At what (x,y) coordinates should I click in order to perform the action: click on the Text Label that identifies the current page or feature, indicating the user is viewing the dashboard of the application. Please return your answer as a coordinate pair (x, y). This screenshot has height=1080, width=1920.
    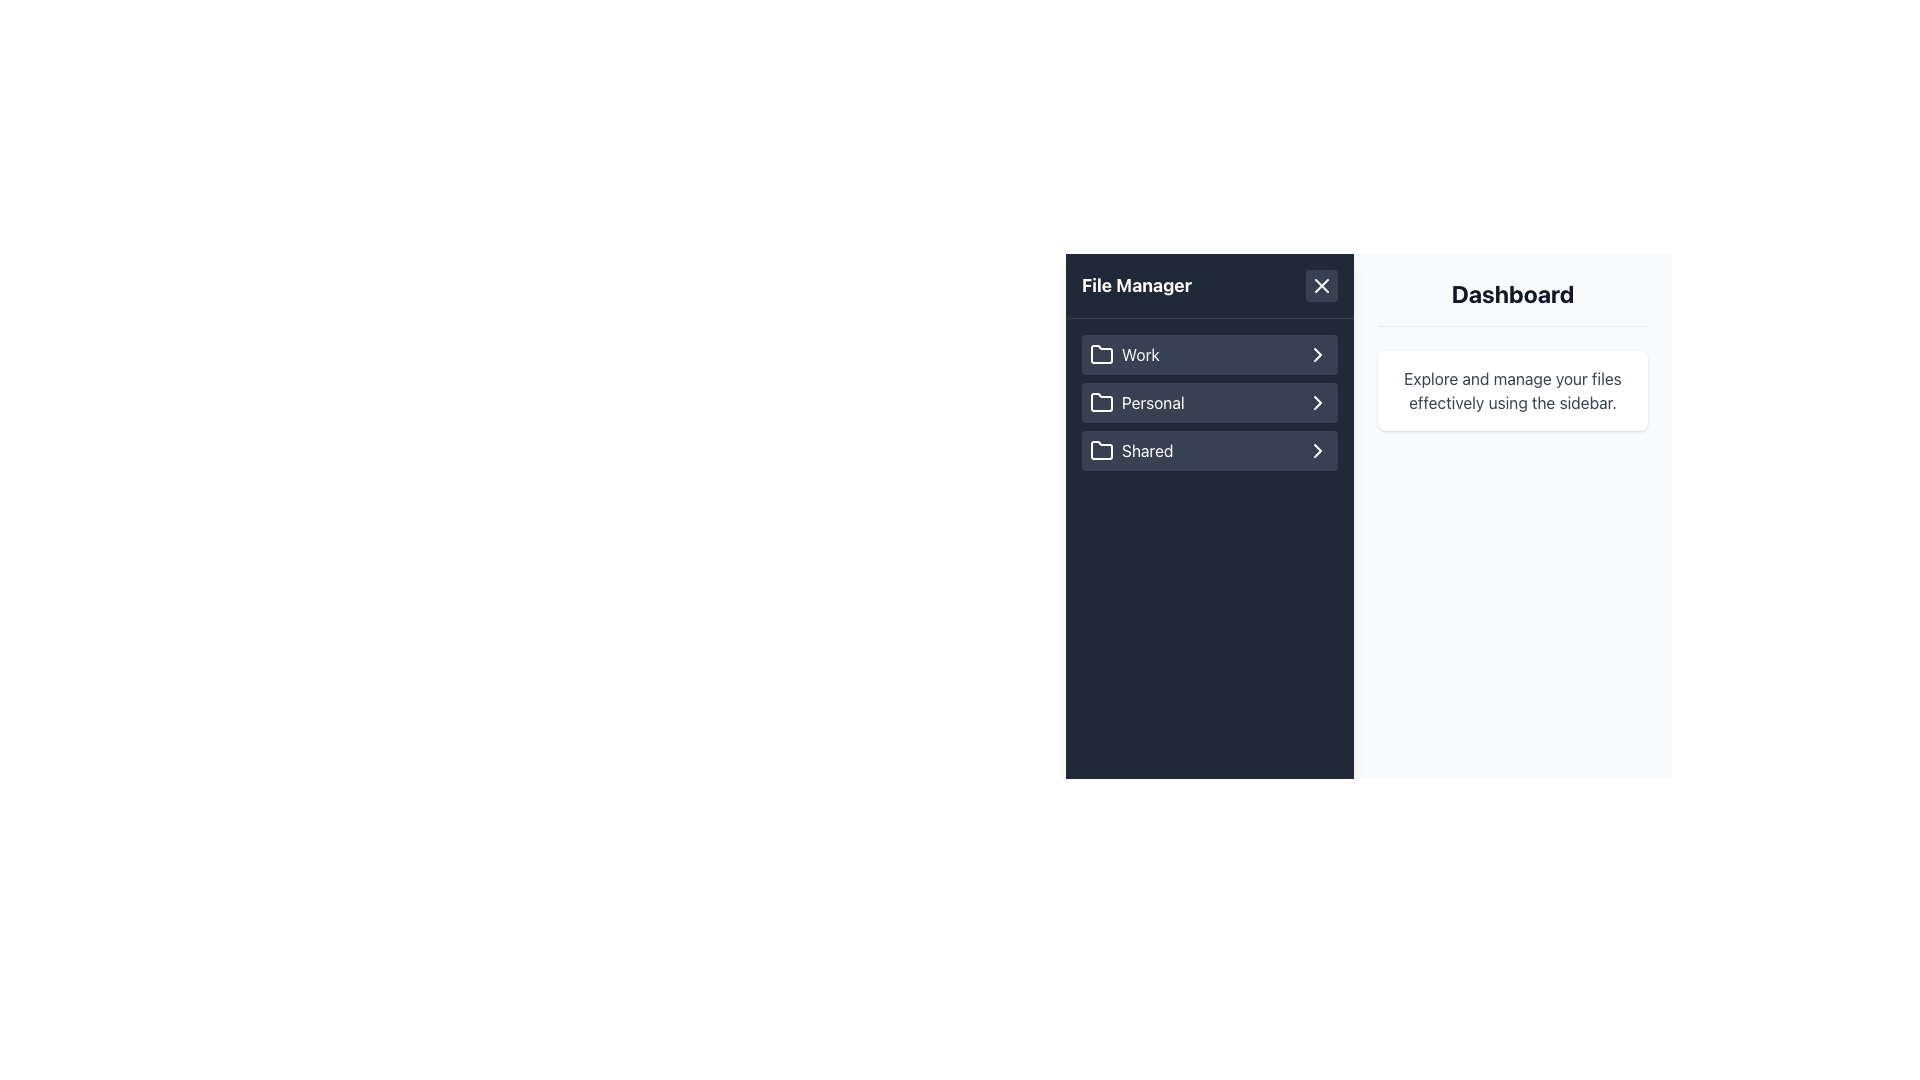
    Looking at the image, I should click on (1512, 302).